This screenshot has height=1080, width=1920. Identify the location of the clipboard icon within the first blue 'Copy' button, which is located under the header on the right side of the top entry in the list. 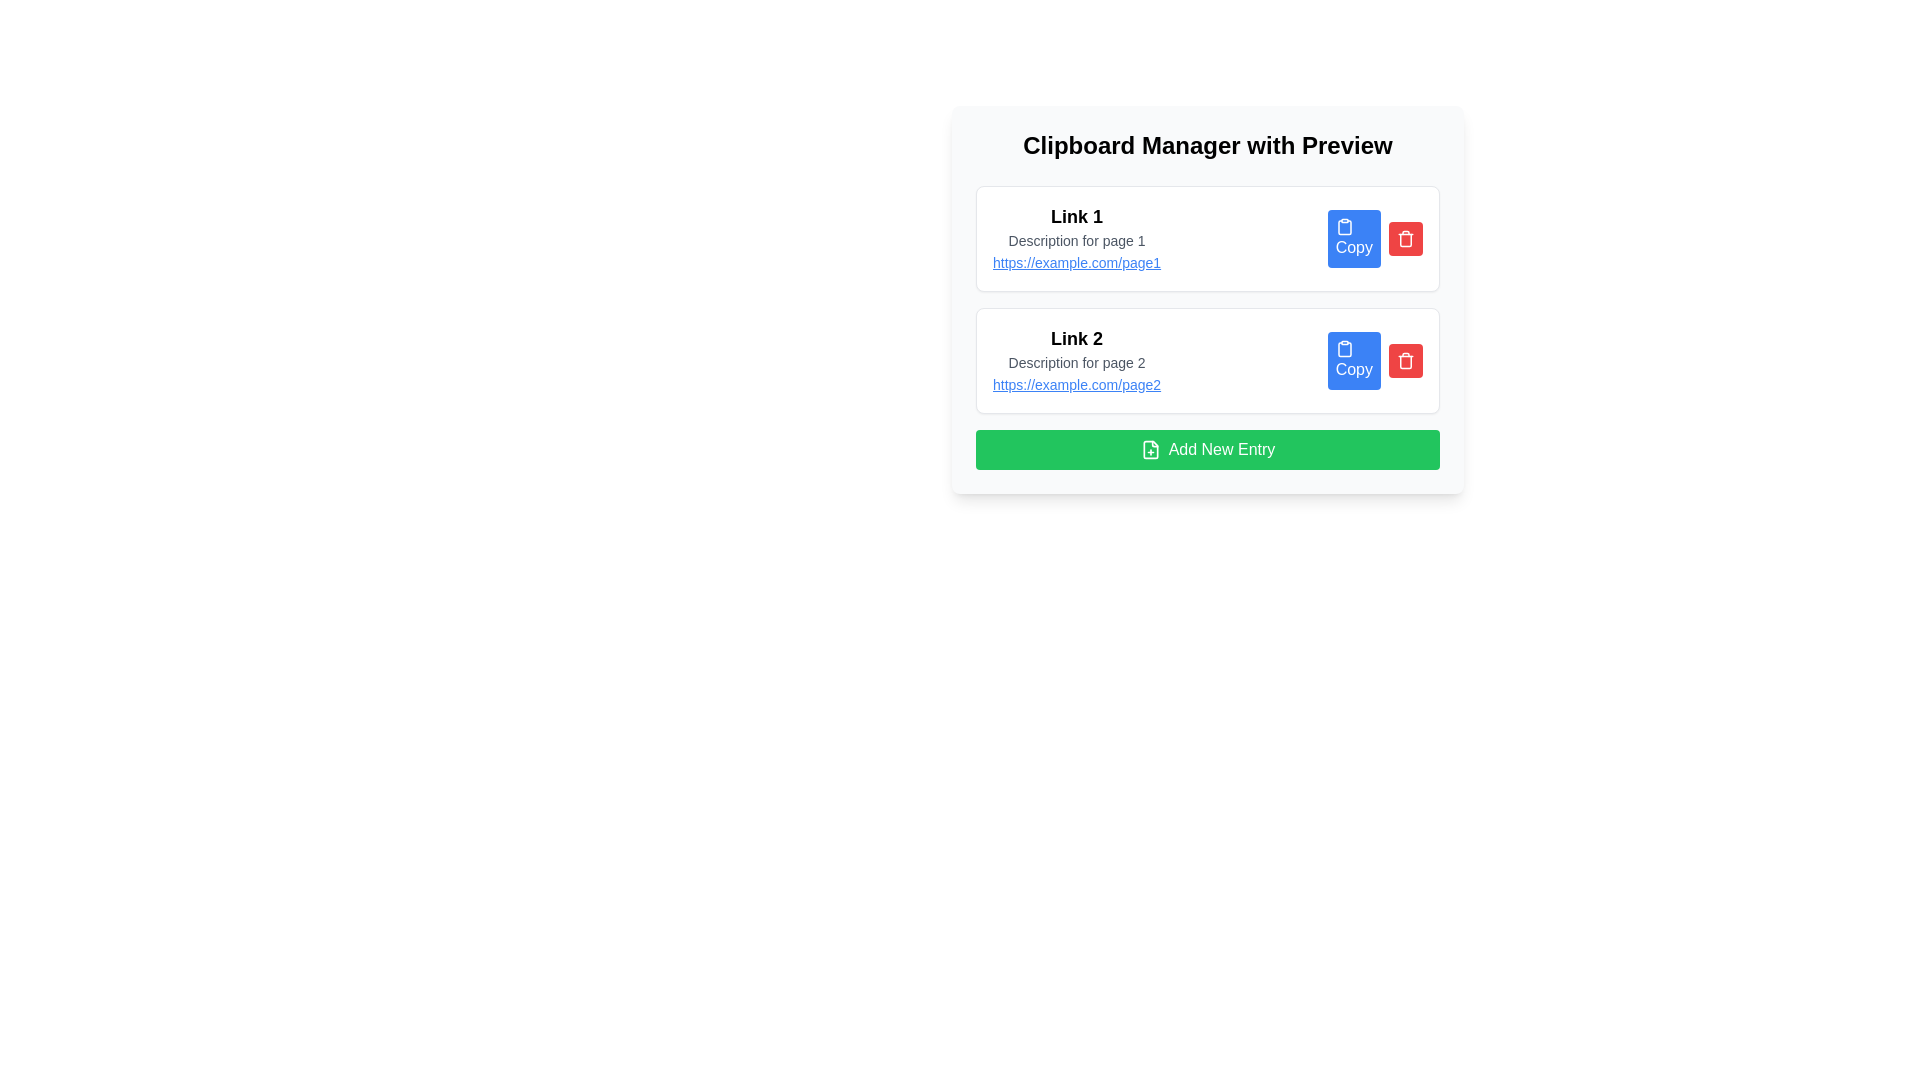
(1344, 226).